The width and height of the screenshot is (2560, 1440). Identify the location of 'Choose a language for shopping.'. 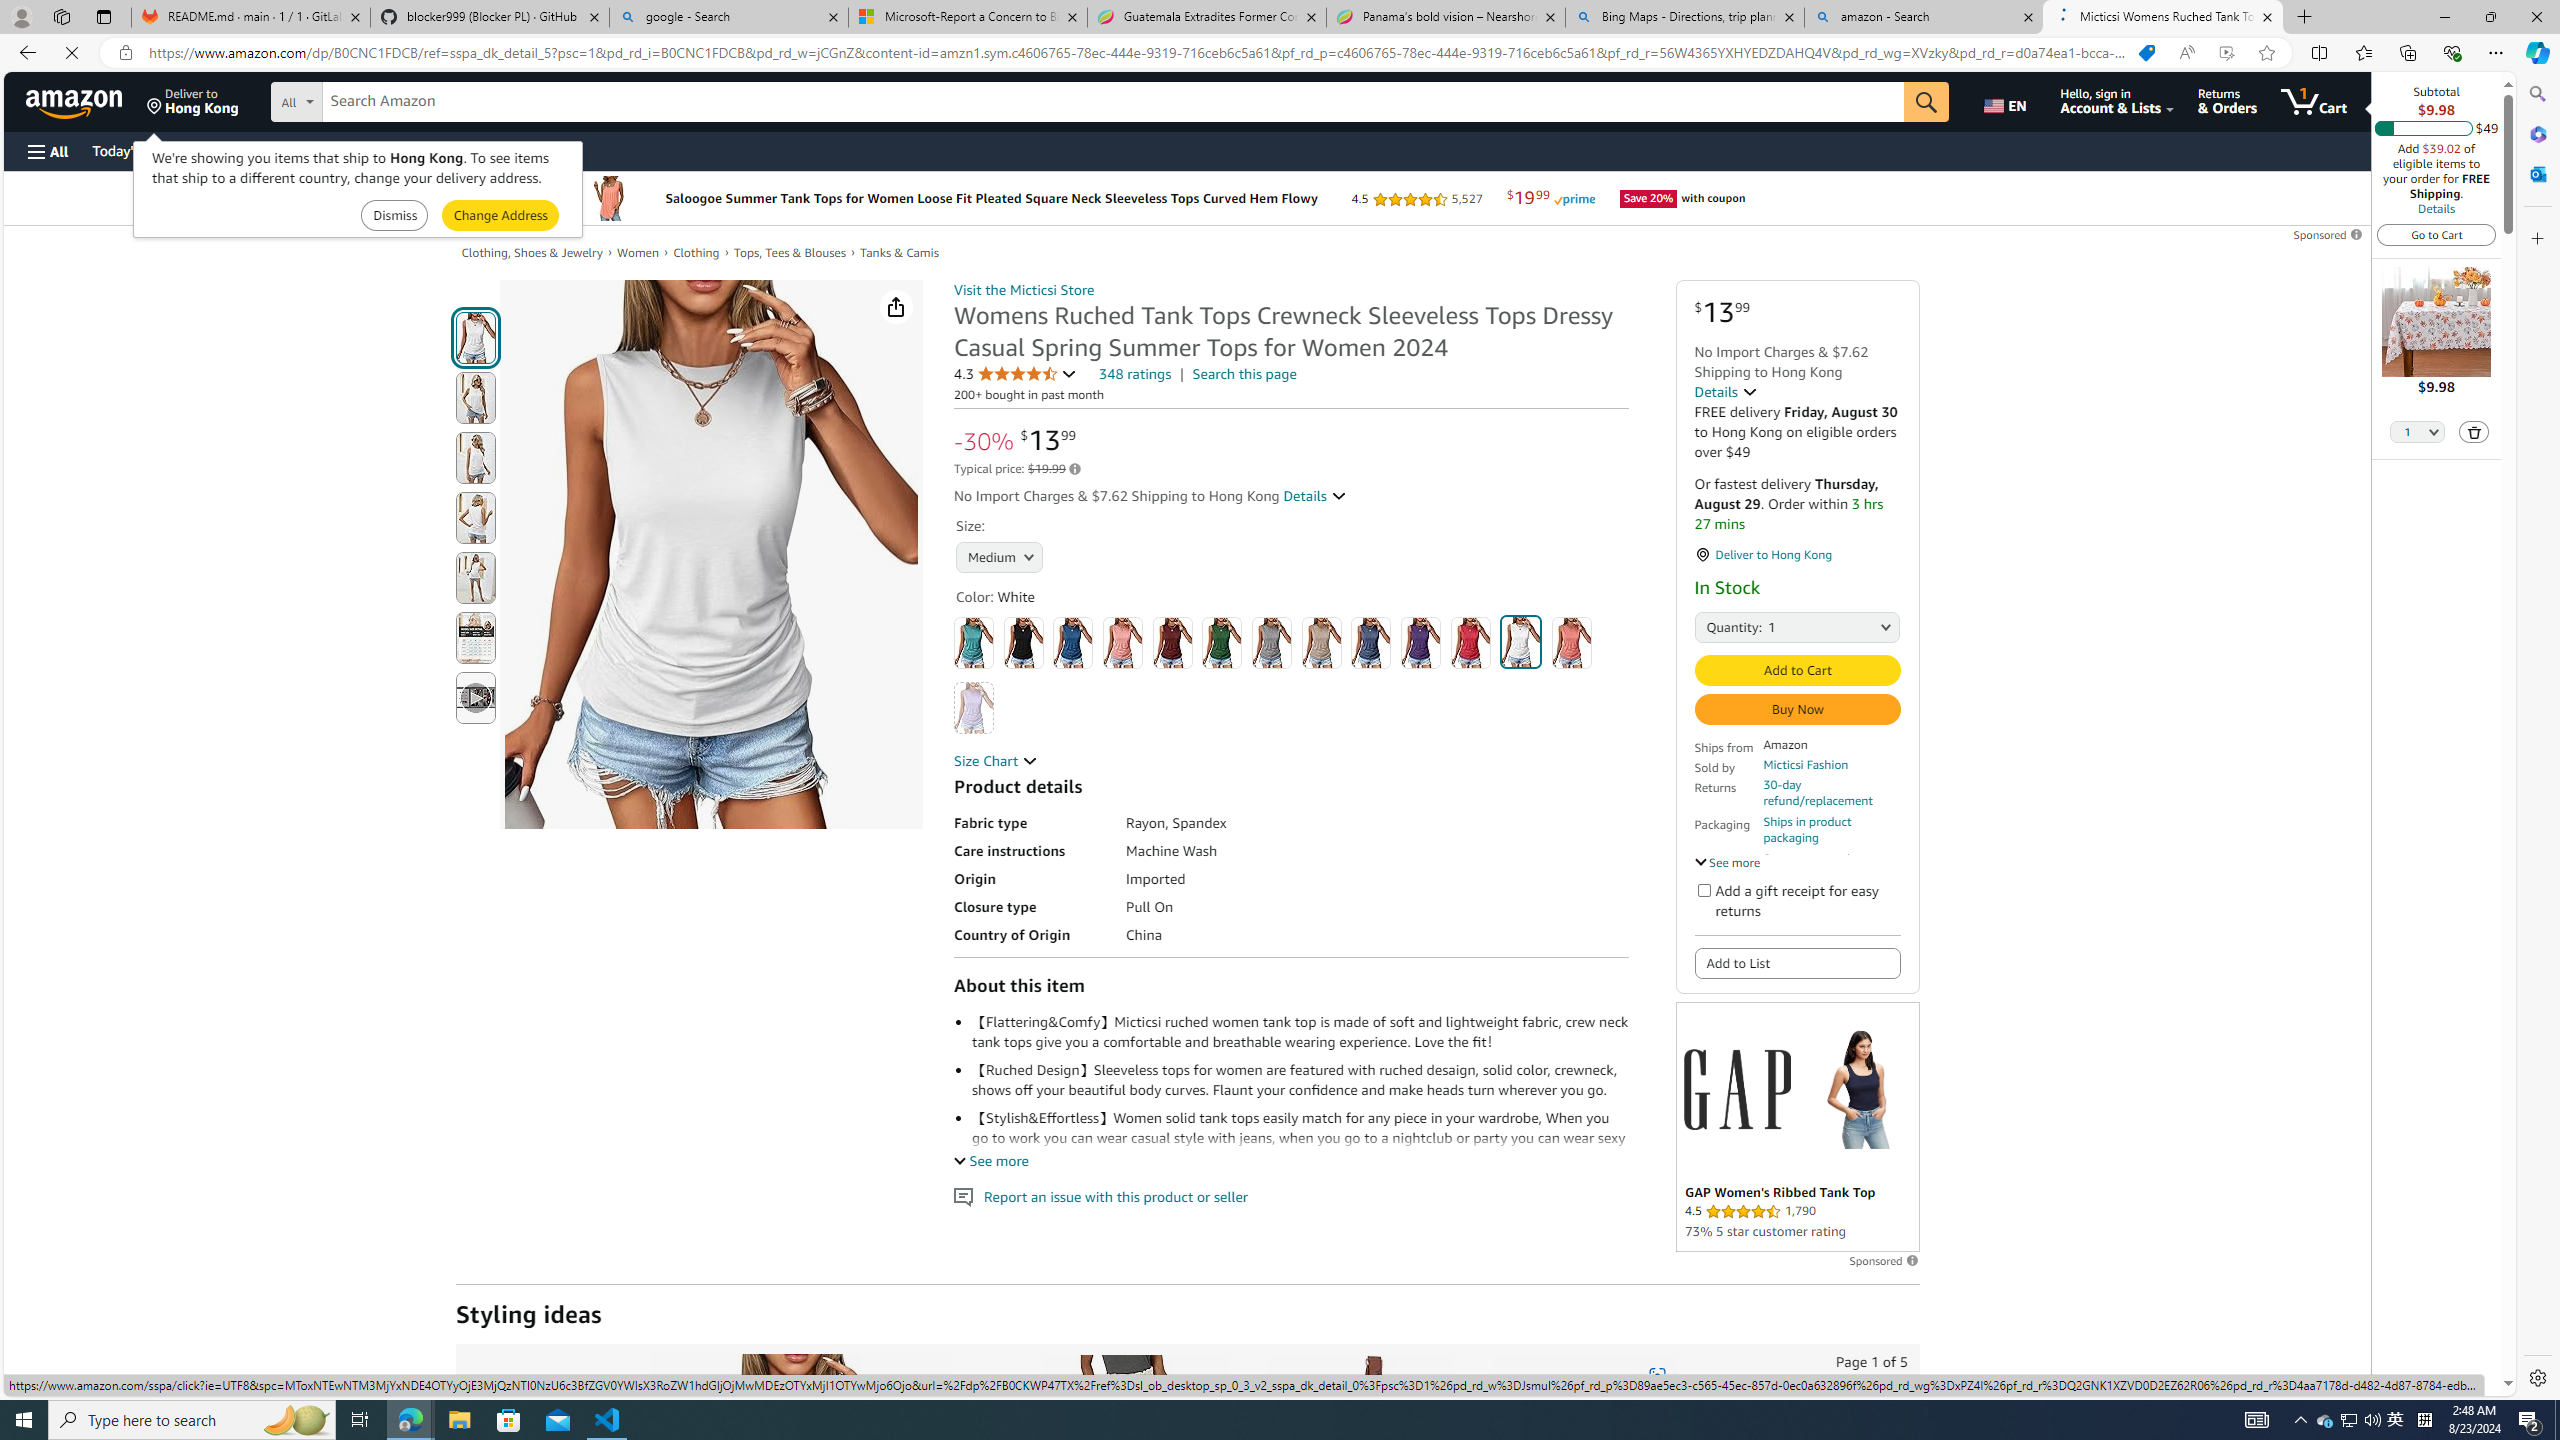
(2007, 100).